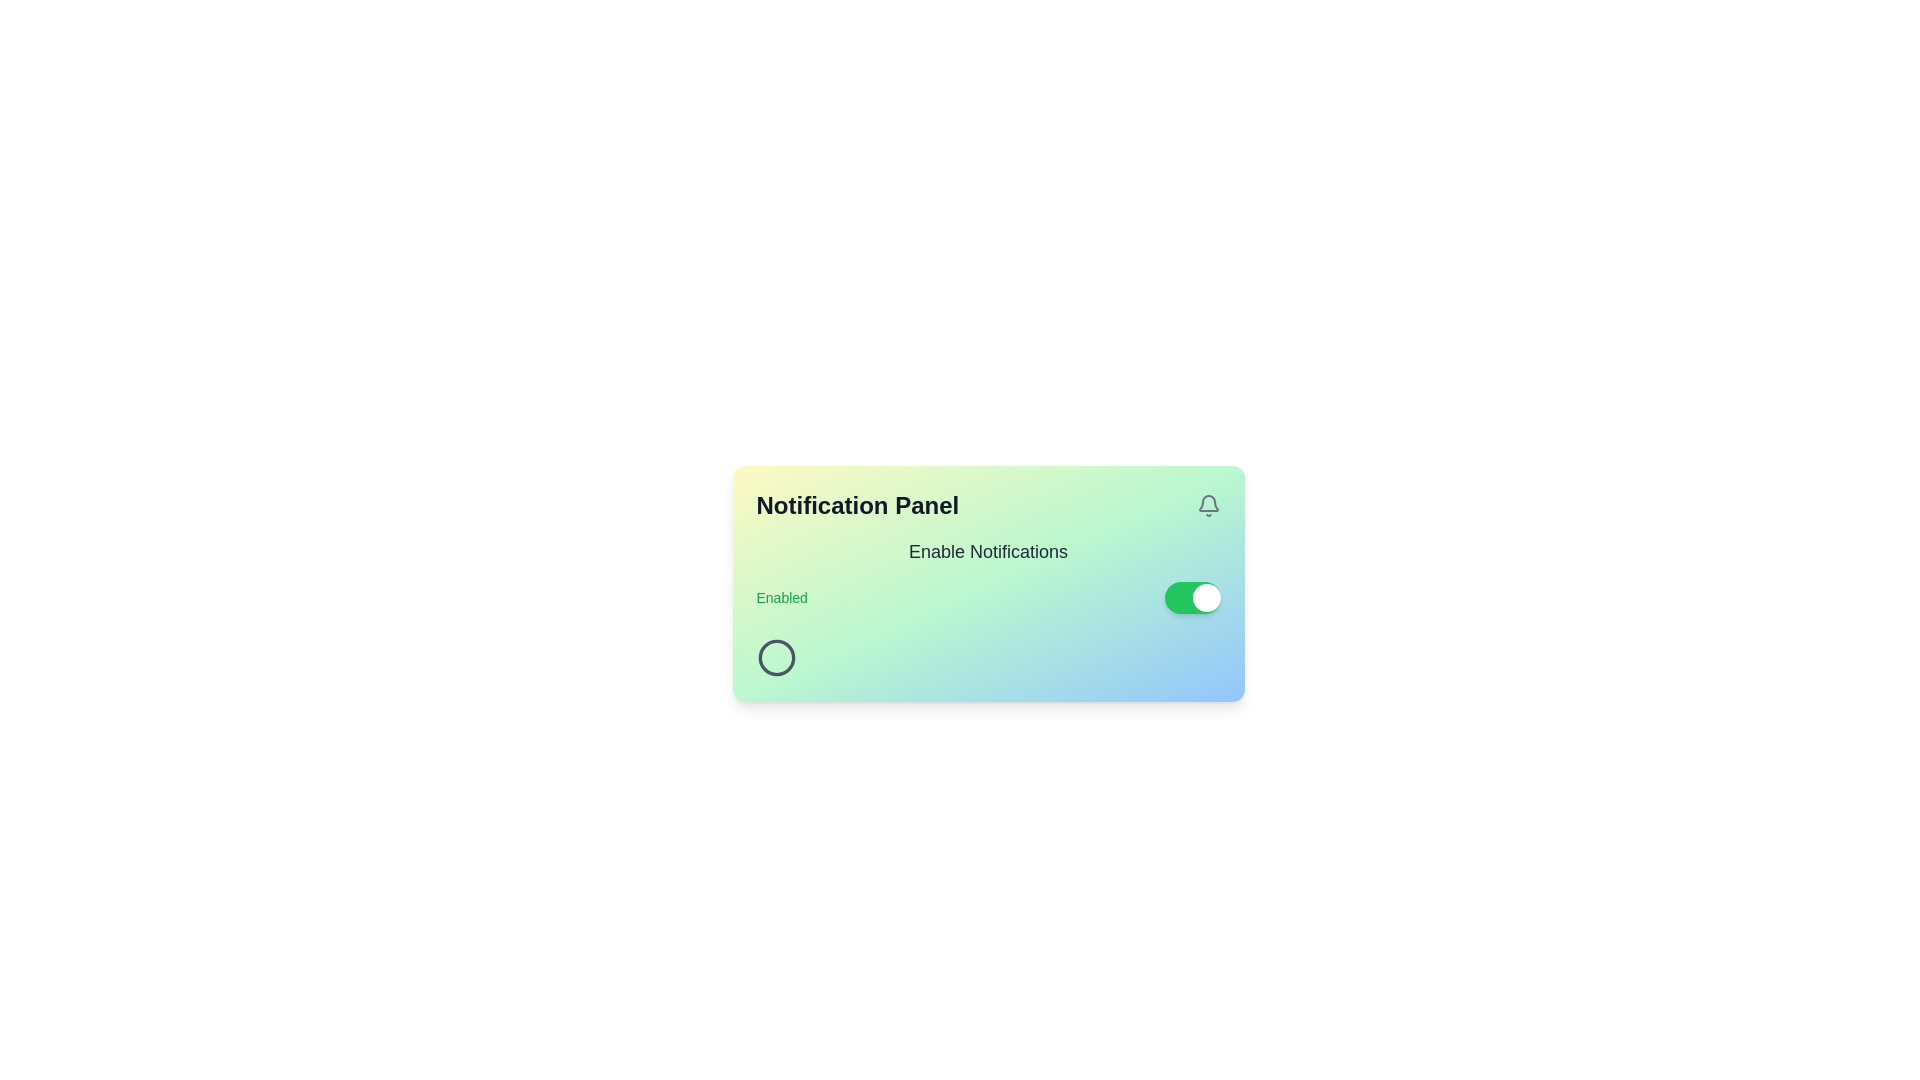  Describe the element at coordinates (988, 551) in the screenshot. I see `the 'Enable Notifications' label, which is a bold, large dark gray text displayed centrally beneath the 'Notification Panel.'` at that location.